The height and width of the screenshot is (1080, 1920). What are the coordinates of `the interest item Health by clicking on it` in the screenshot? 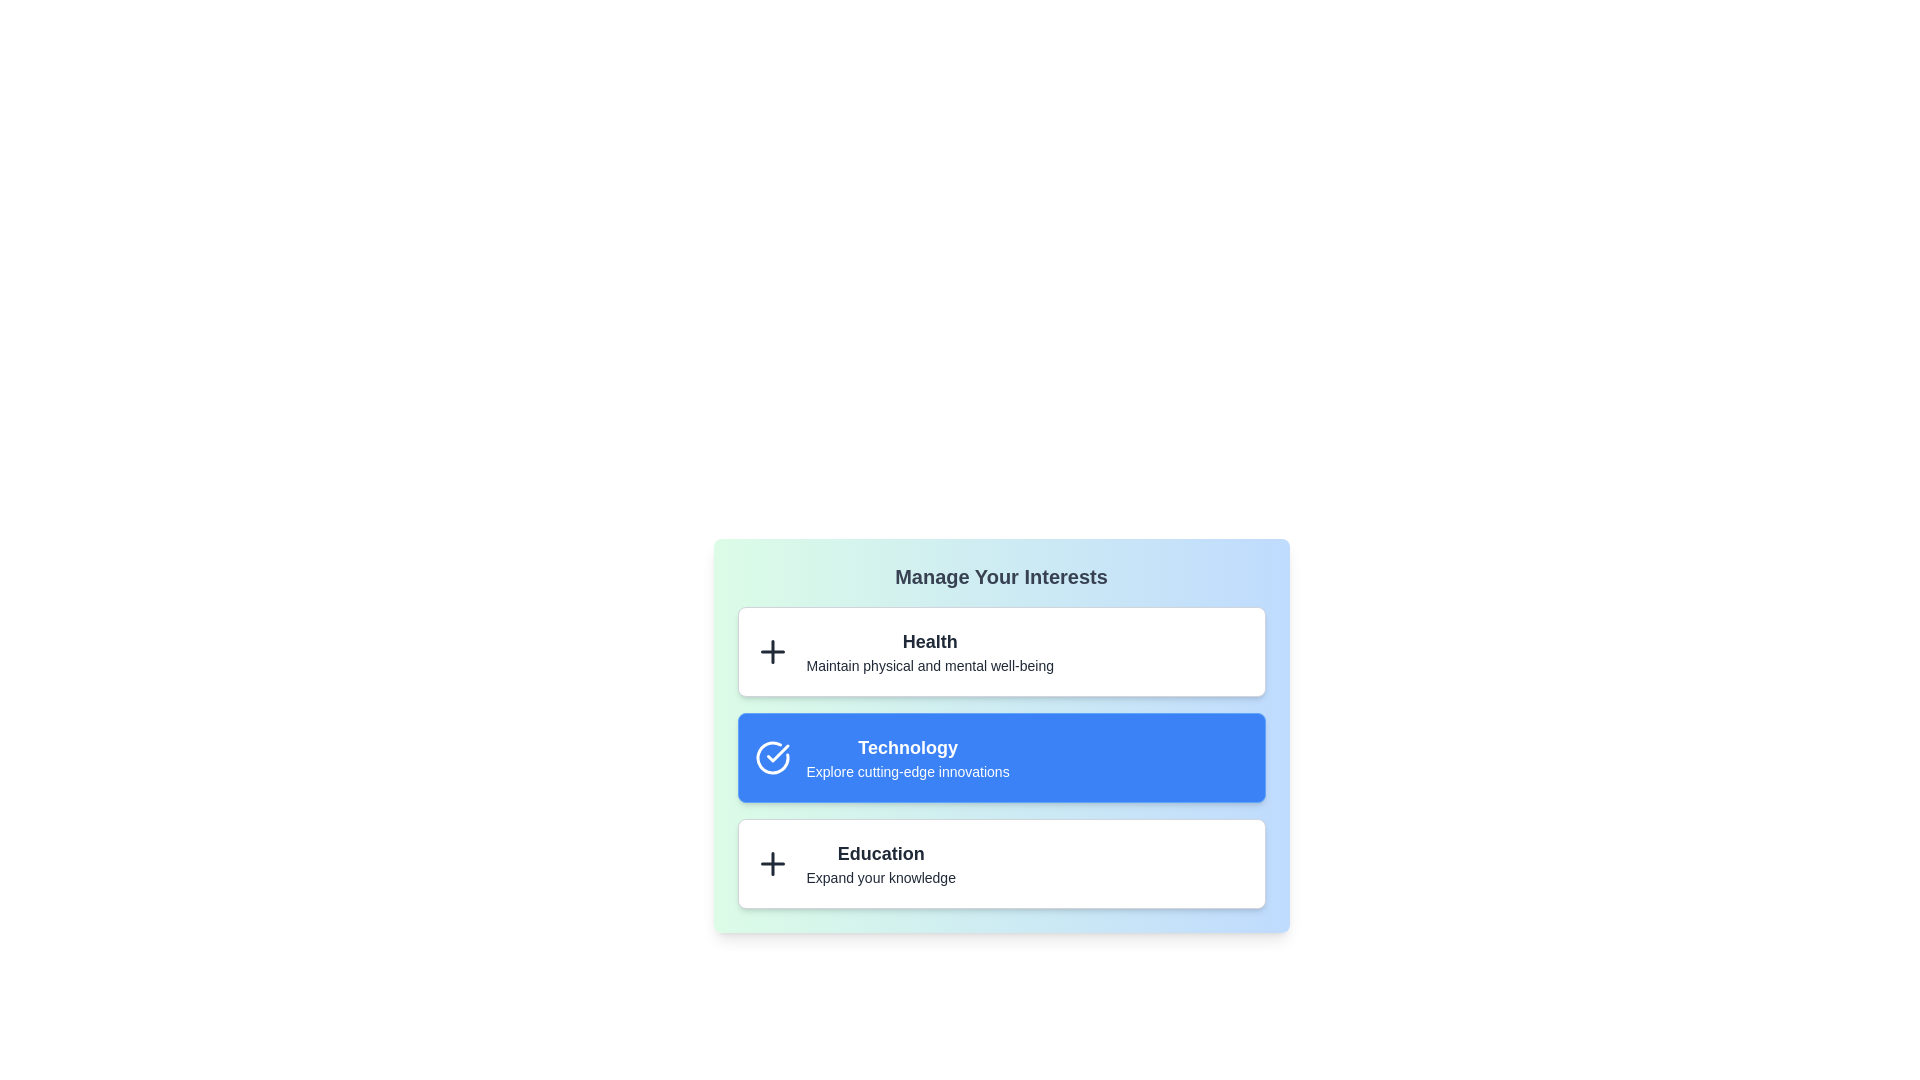 It's located at (1001, 651).